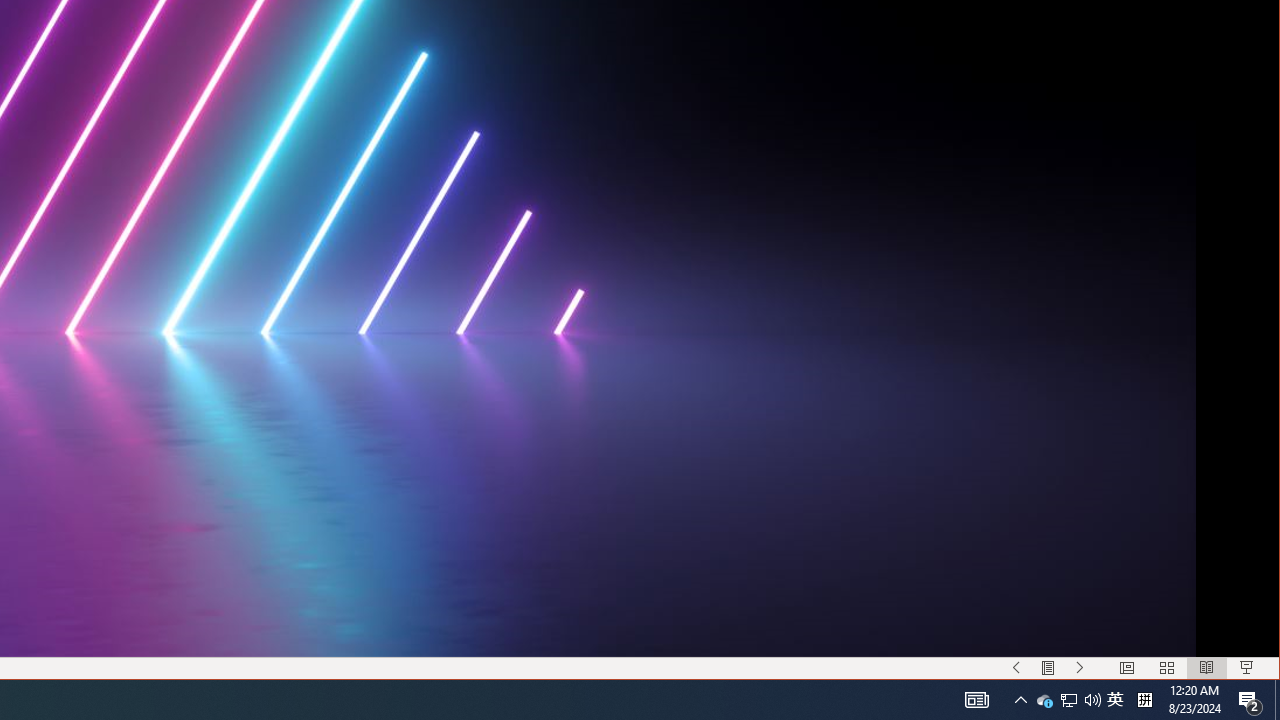 The image size is (1280, 720). What do you see at coordinates (1044, 698) in the screenshot?
I see `'Q2790: 100%'` at bounding box center [1044, 698].